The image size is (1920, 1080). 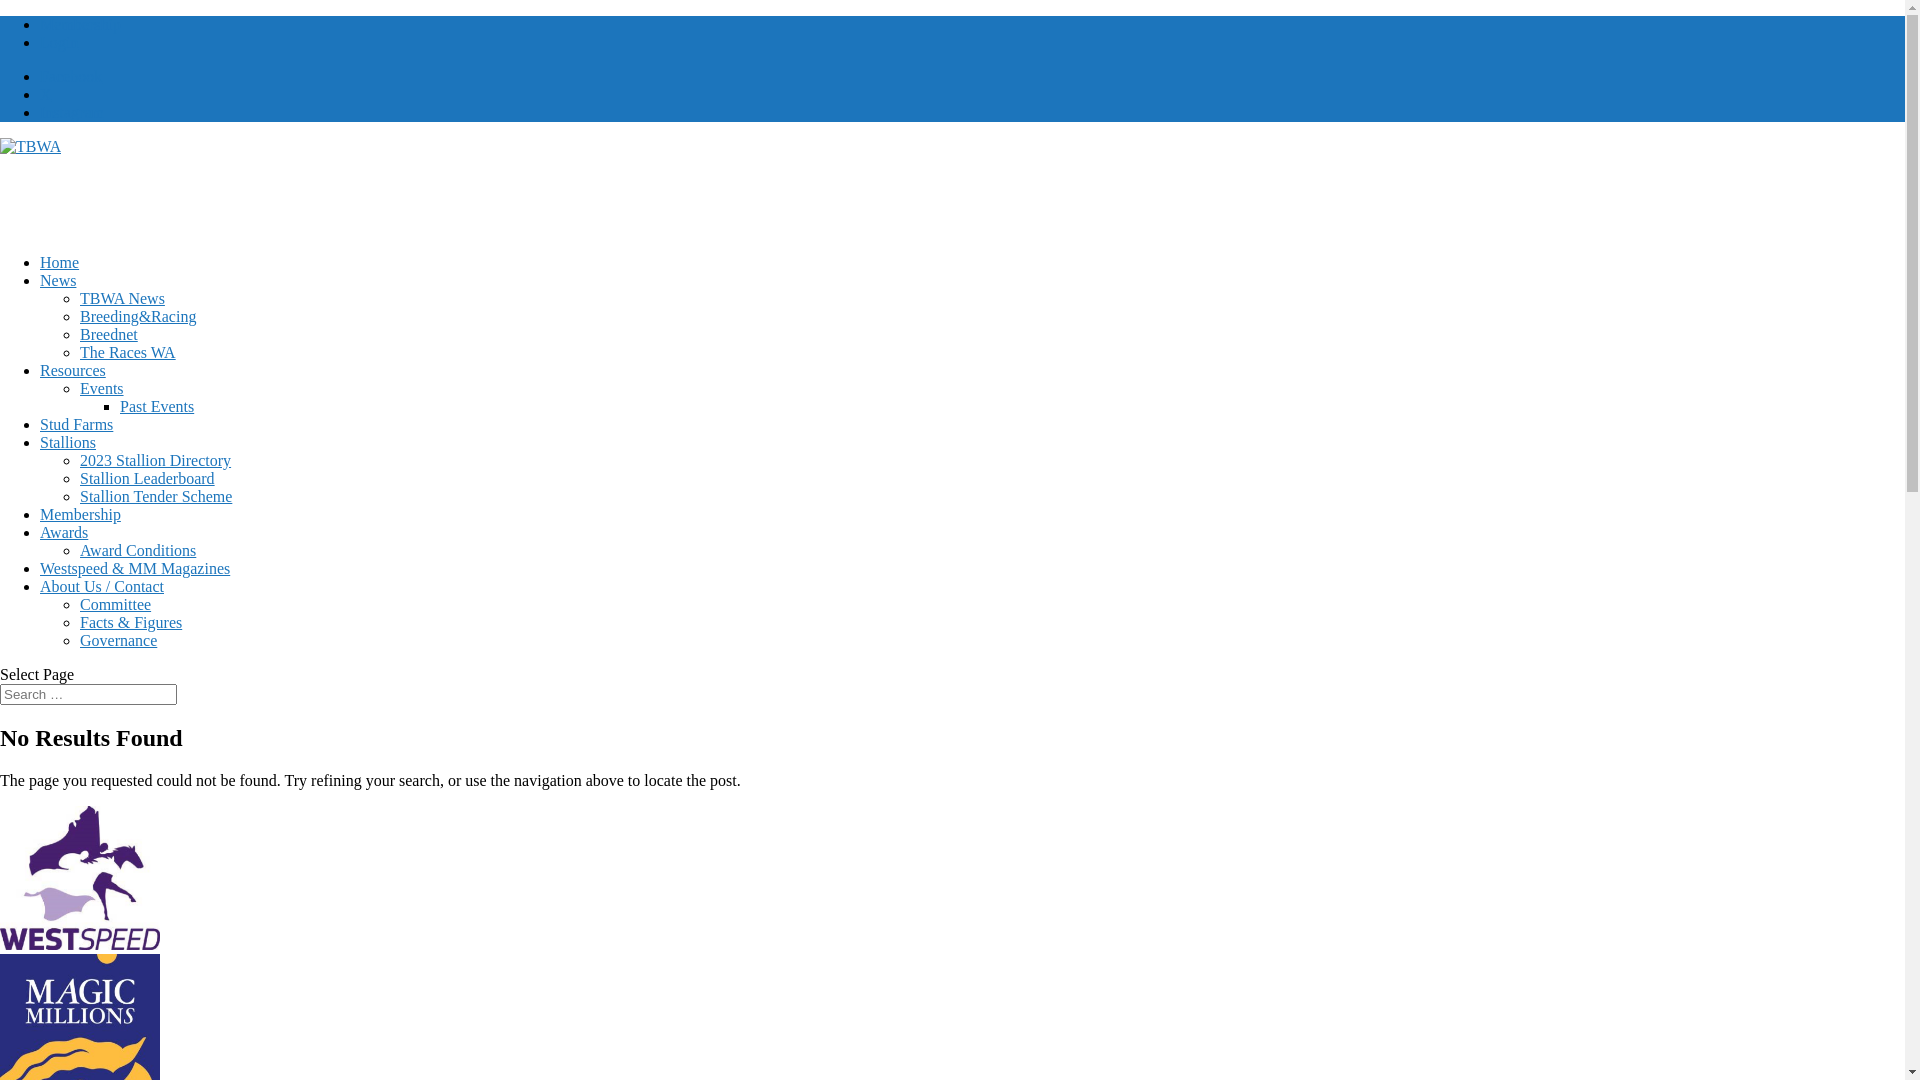 What do you see at coordinates (59, 261) in the screenshot?
I see `'Home'` at bounding box center [59, 261].